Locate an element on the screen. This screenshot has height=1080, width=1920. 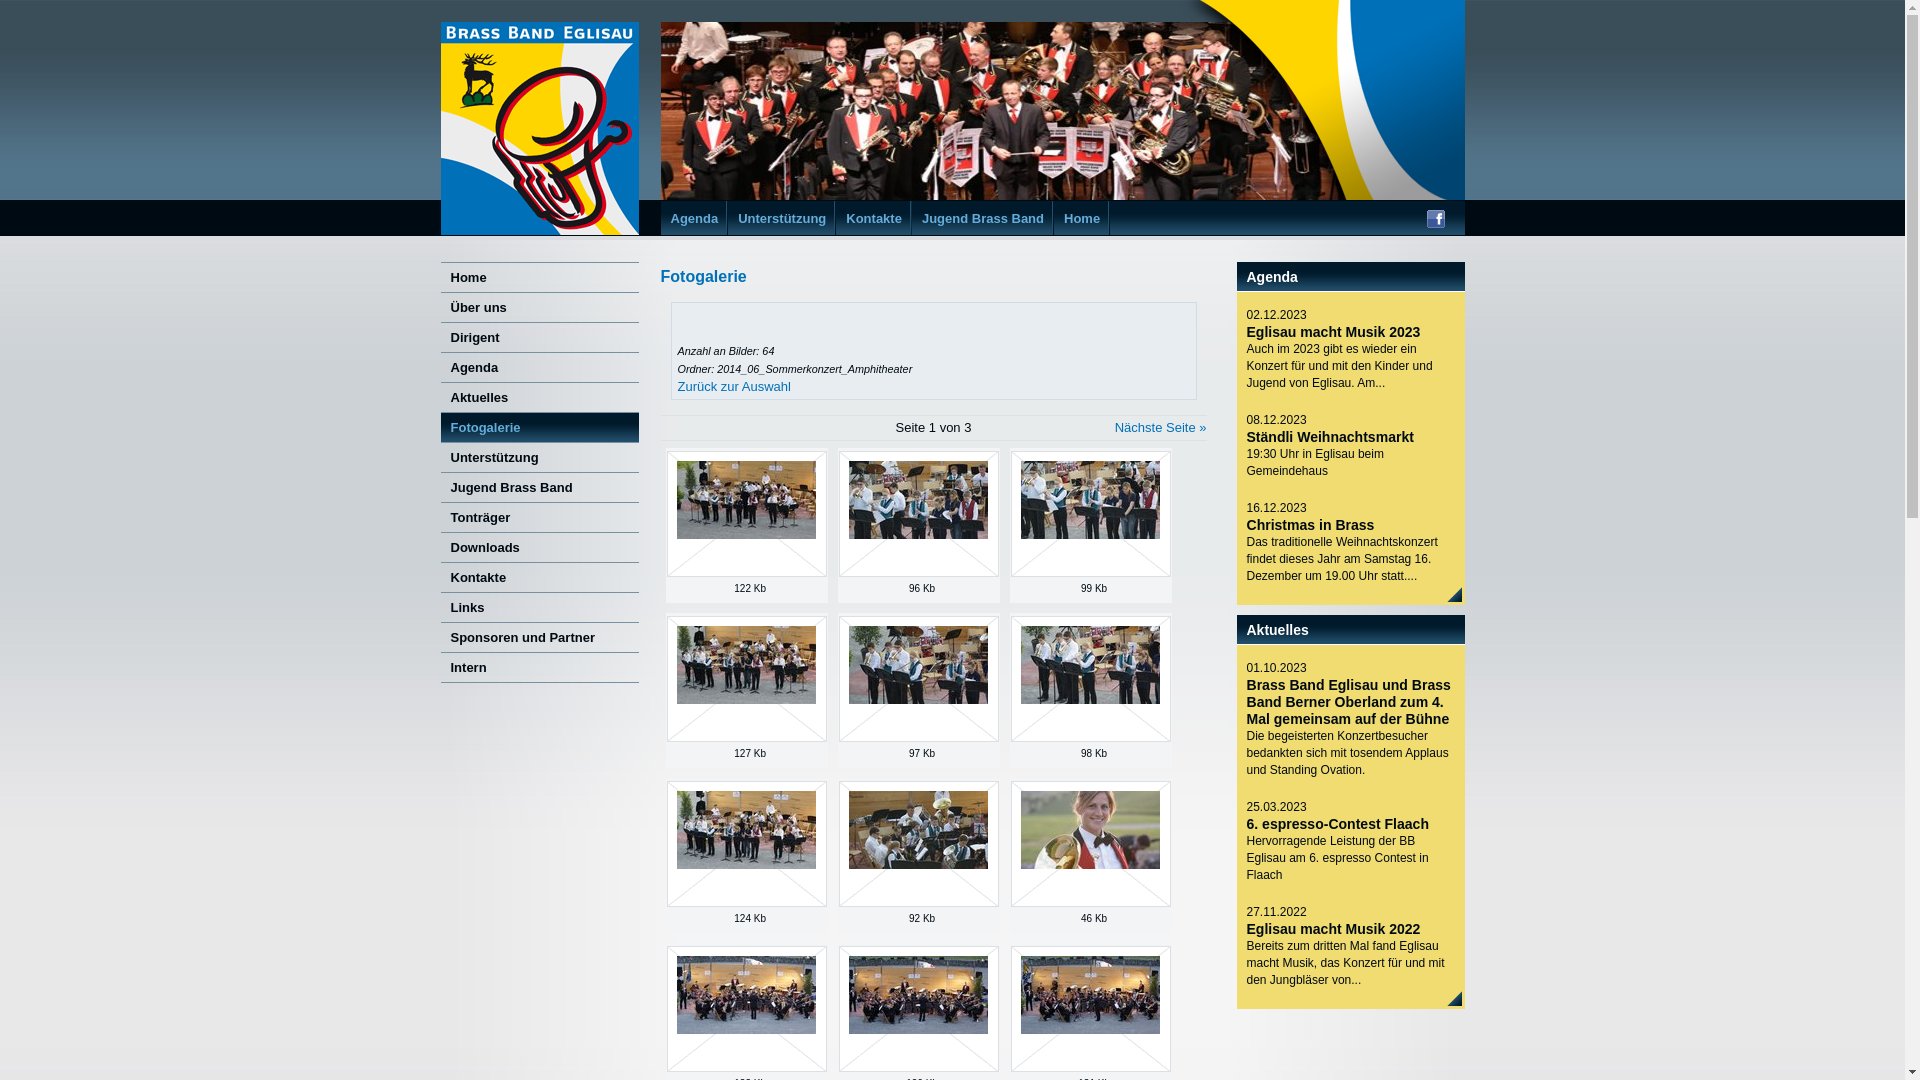
'Jugend Brass Band' is located at coordinates (538, 486).